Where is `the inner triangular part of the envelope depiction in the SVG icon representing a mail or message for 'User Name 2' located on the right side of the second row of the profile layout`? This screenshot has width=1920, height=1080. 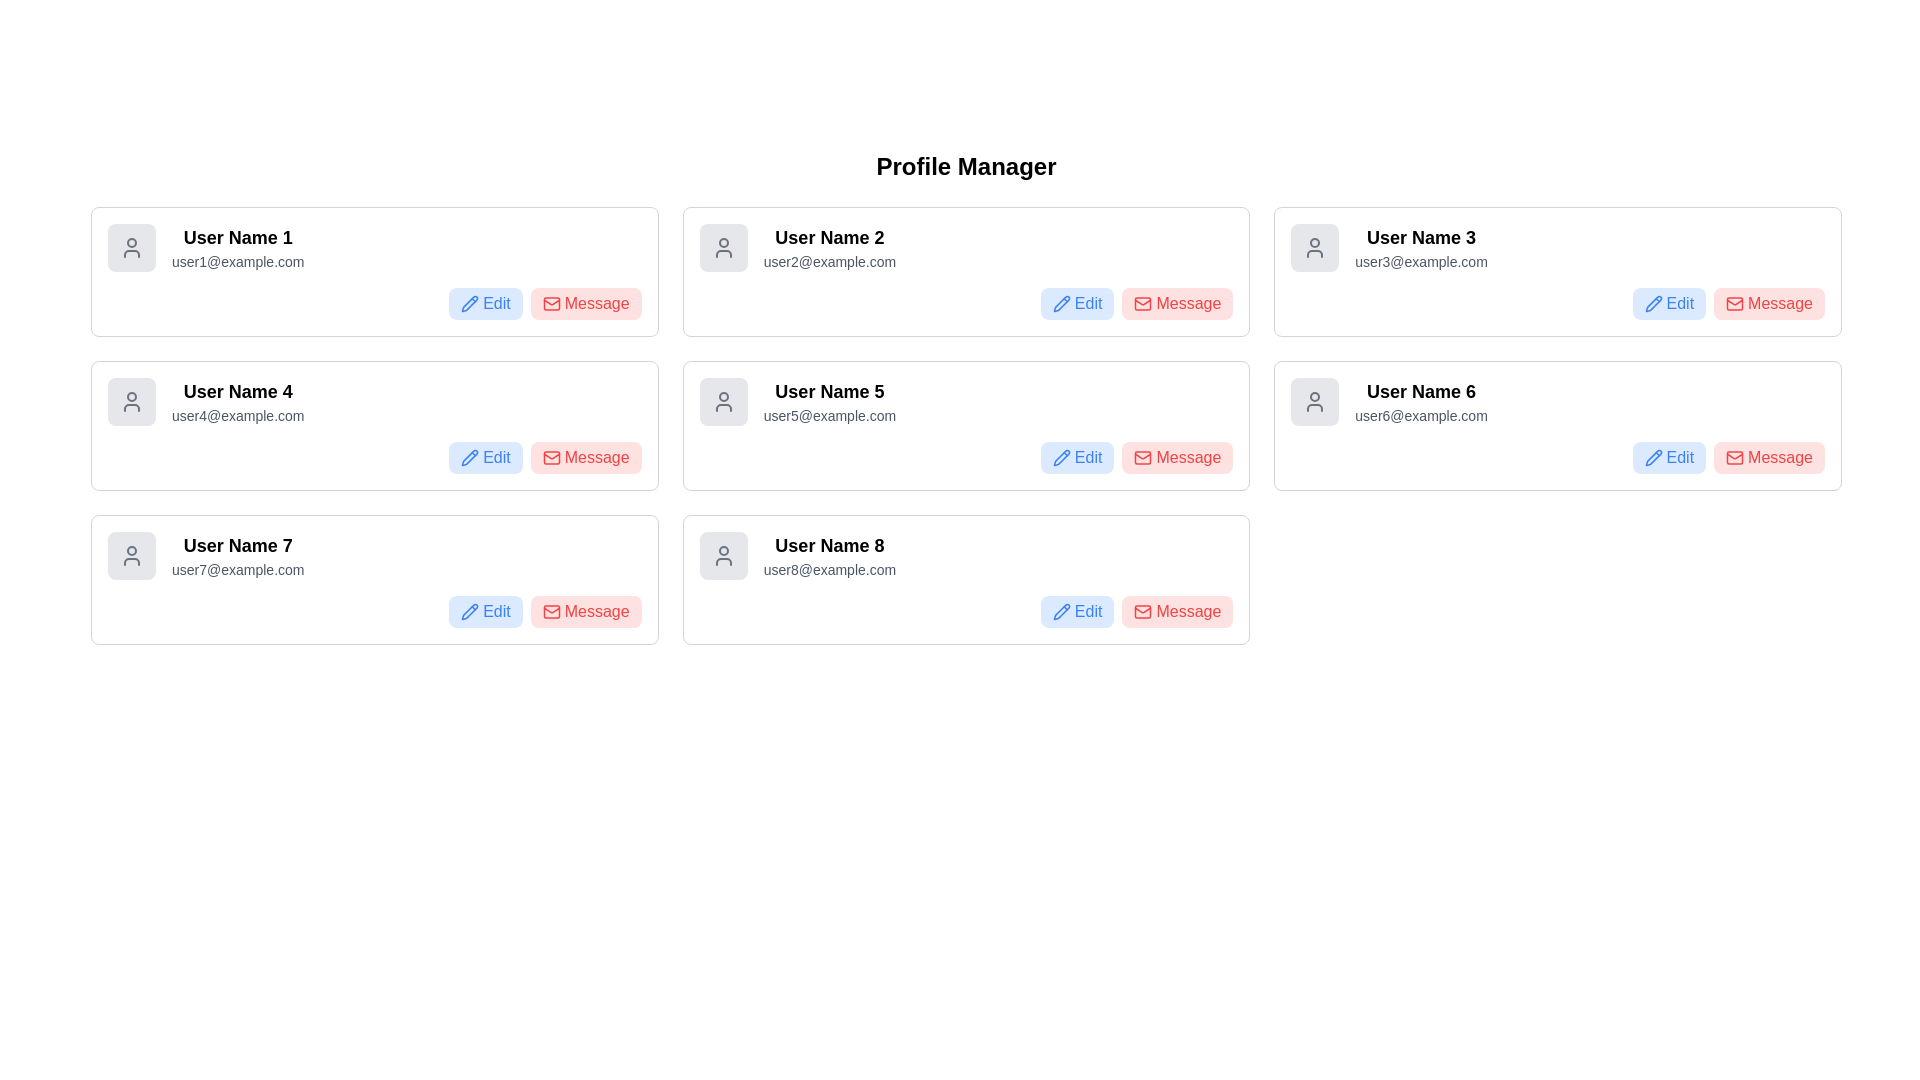 the inner triangular part of the envelope depiction in the SVG icon representing a mail or message for 'User Name 2' located on the right side of the second row of the profile layout is located at coordinates (1143, 456).